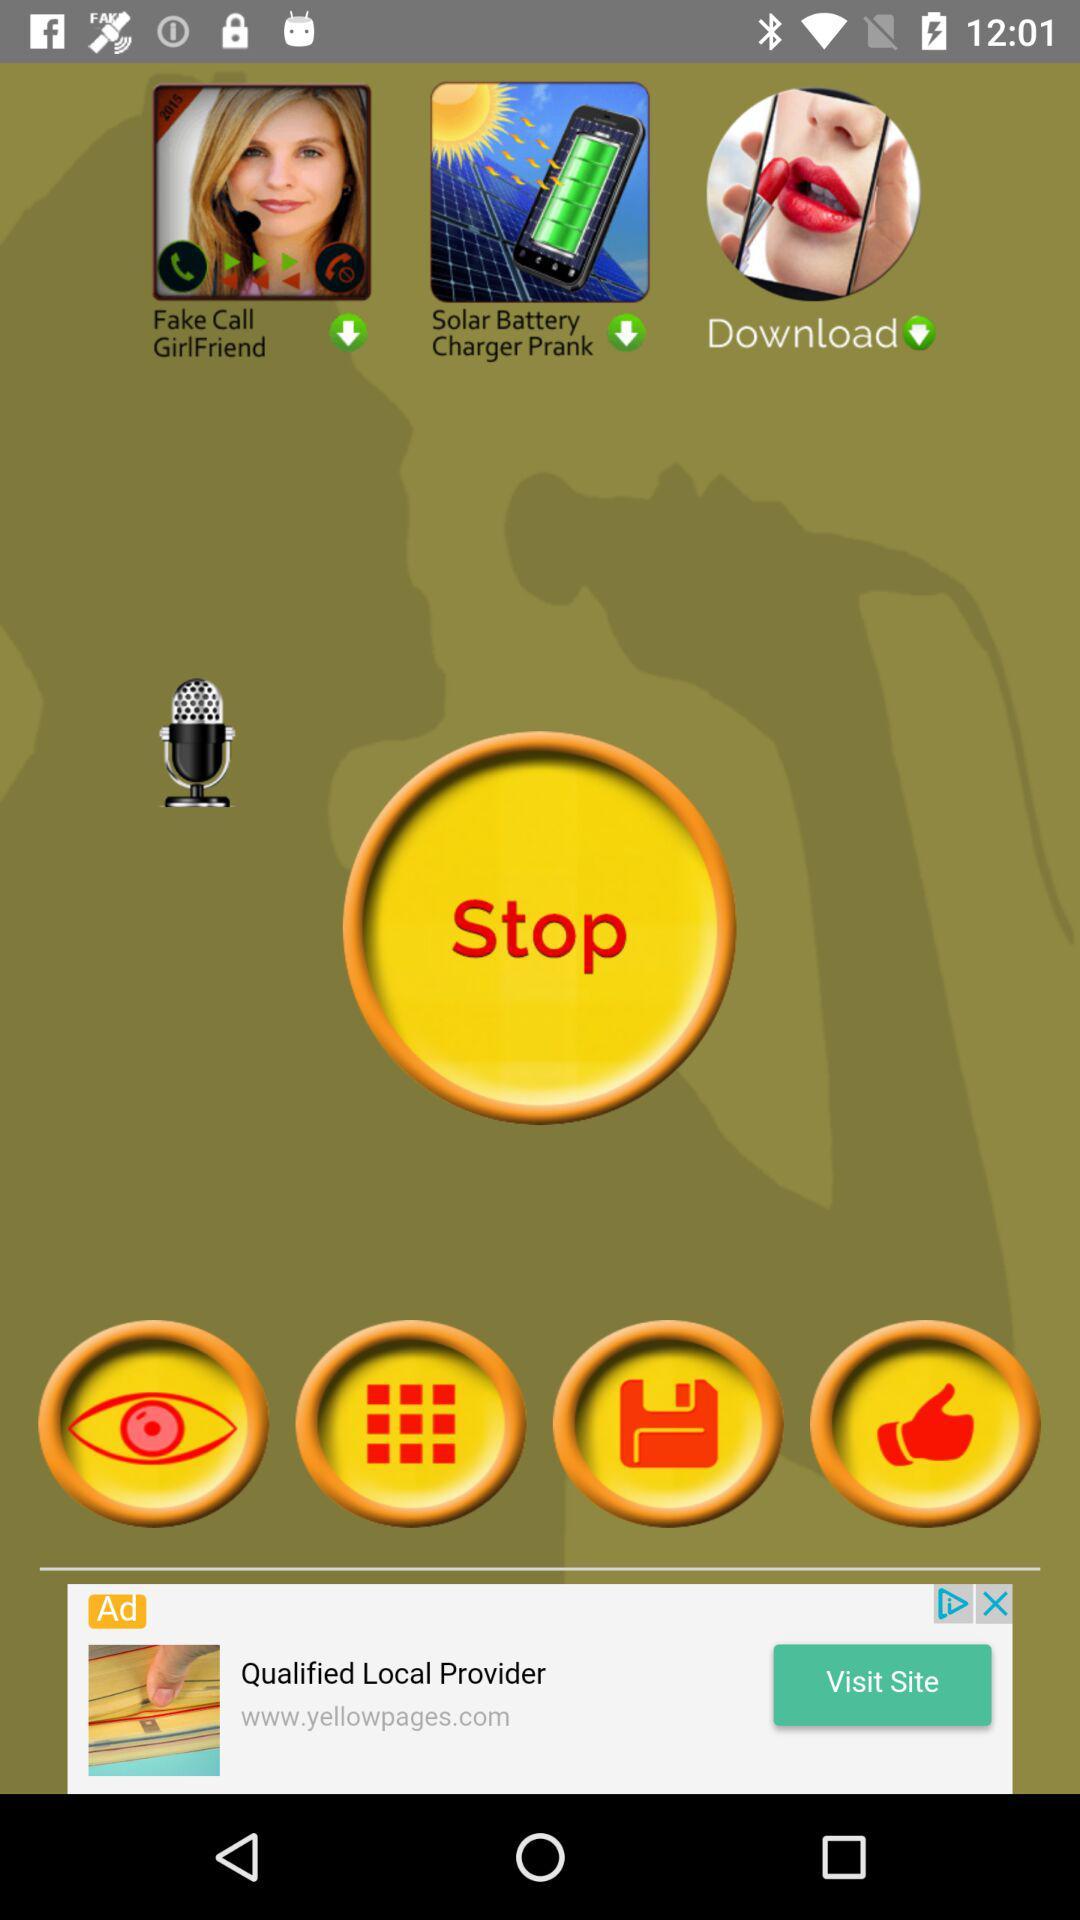  Describe the element at coordinates (538, 927) in the screenshot. I see `stop` at that location.